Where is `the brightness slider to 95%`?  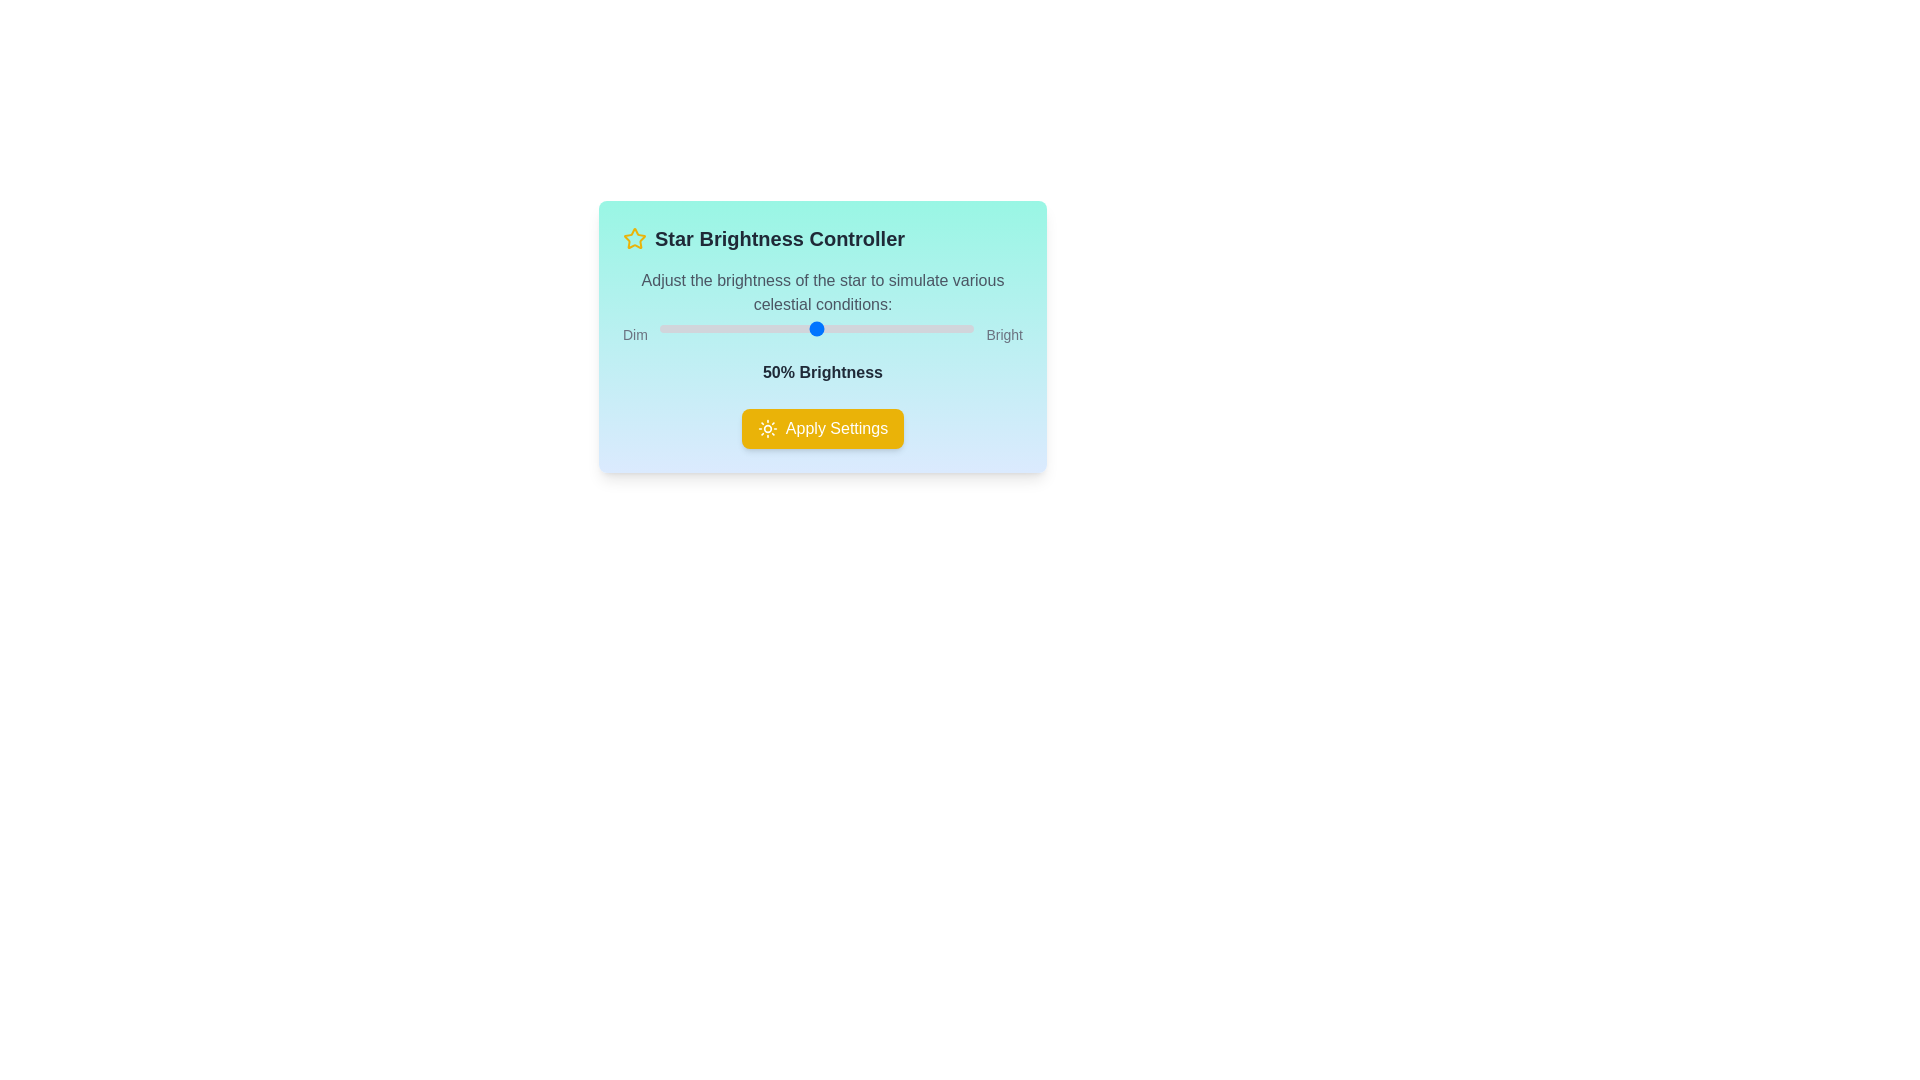
the brightness slider to 95% is located at coordinates (957, 327).